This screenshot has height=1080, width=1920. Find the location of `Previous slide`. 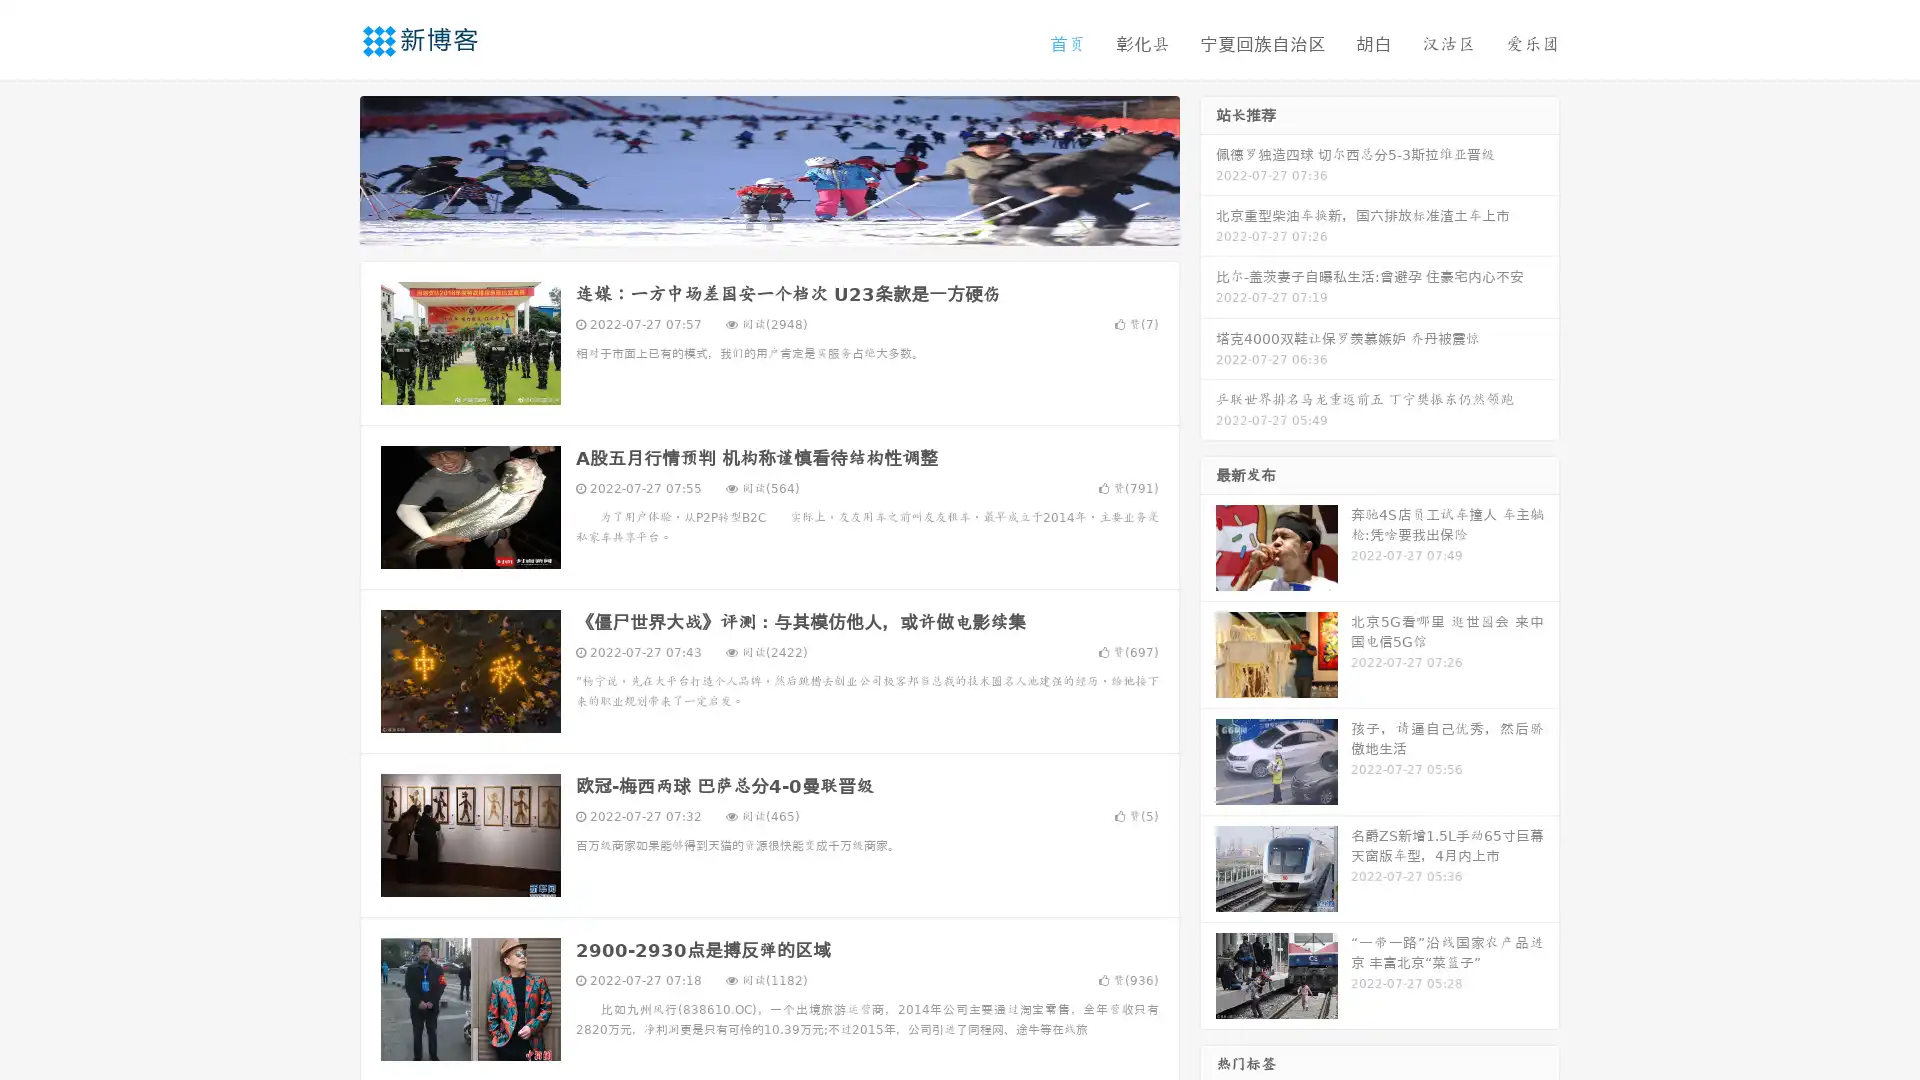

Previous slide is located at coordinates (330, 168).